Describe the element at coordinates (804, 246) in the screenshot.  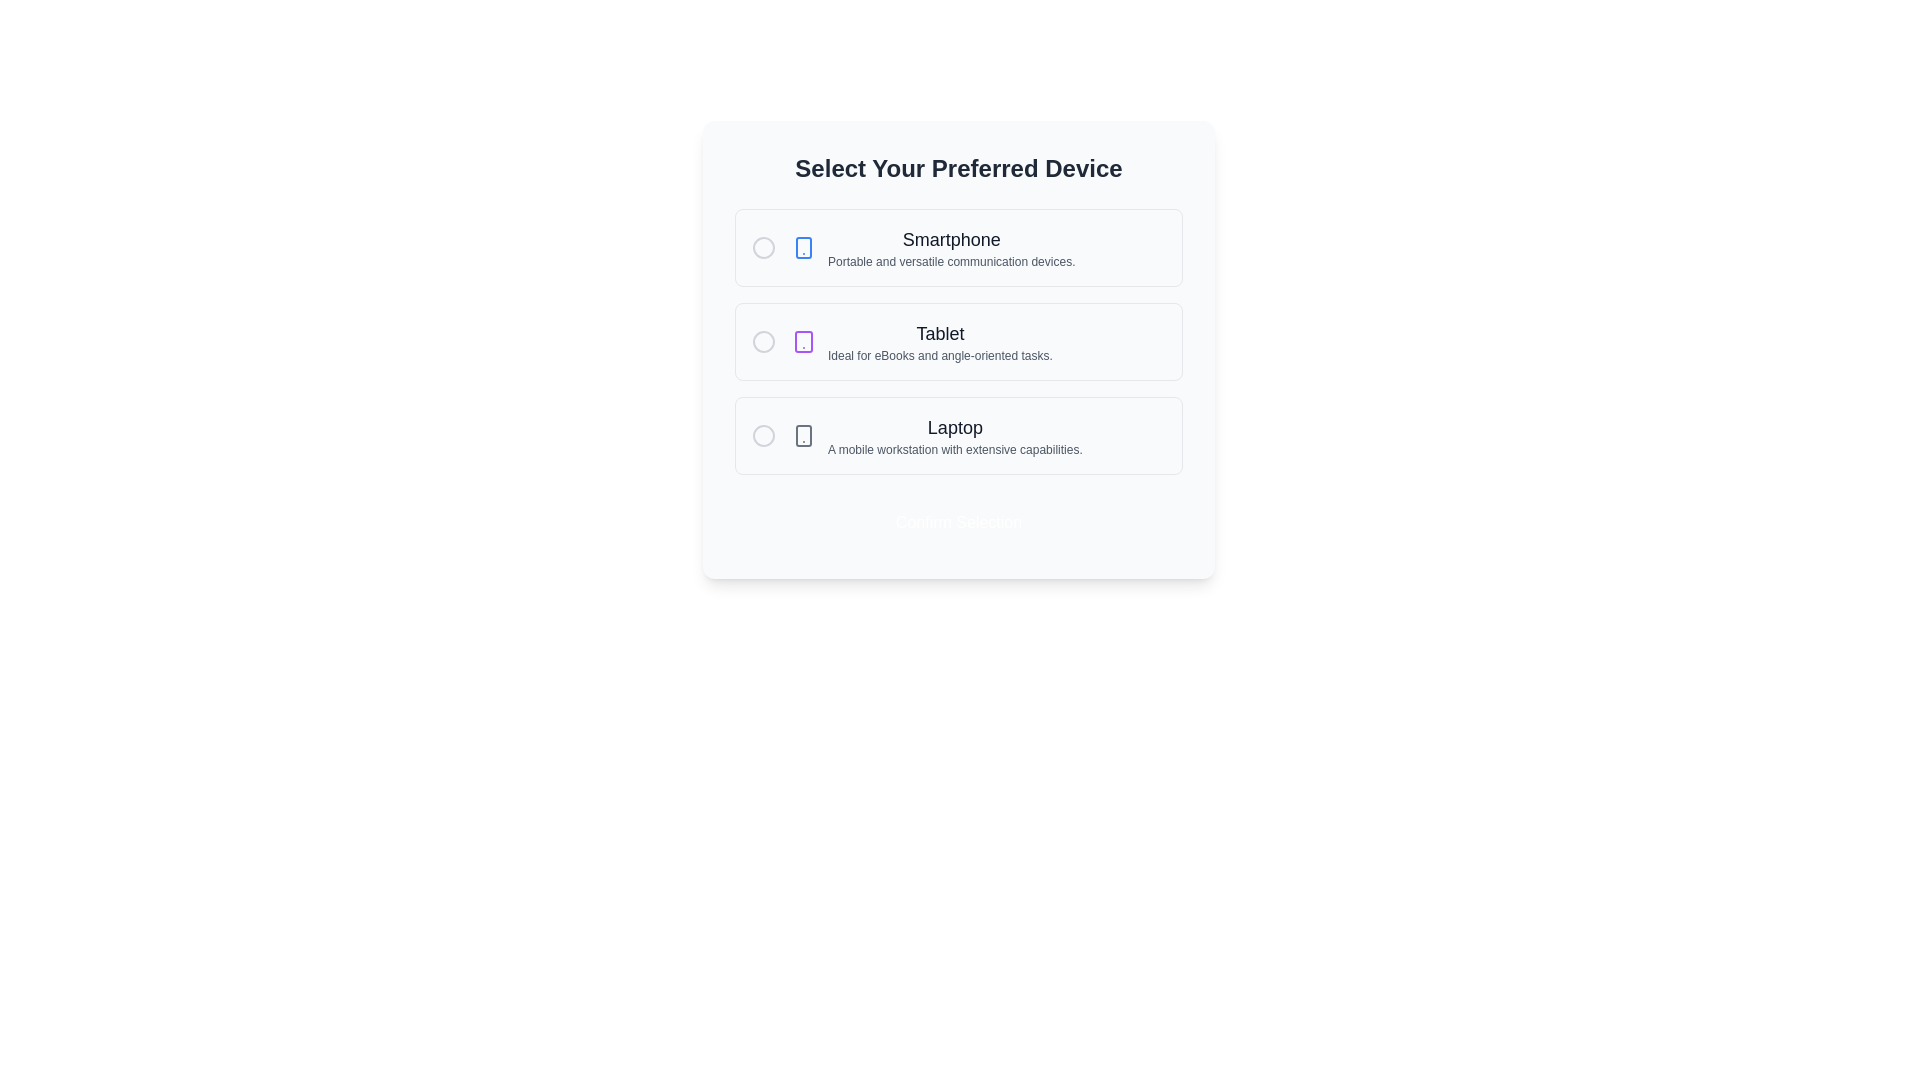
I see `the decorative smartphone icon located to the left of the 'Smartphone' text in the first row of the list` at that location.